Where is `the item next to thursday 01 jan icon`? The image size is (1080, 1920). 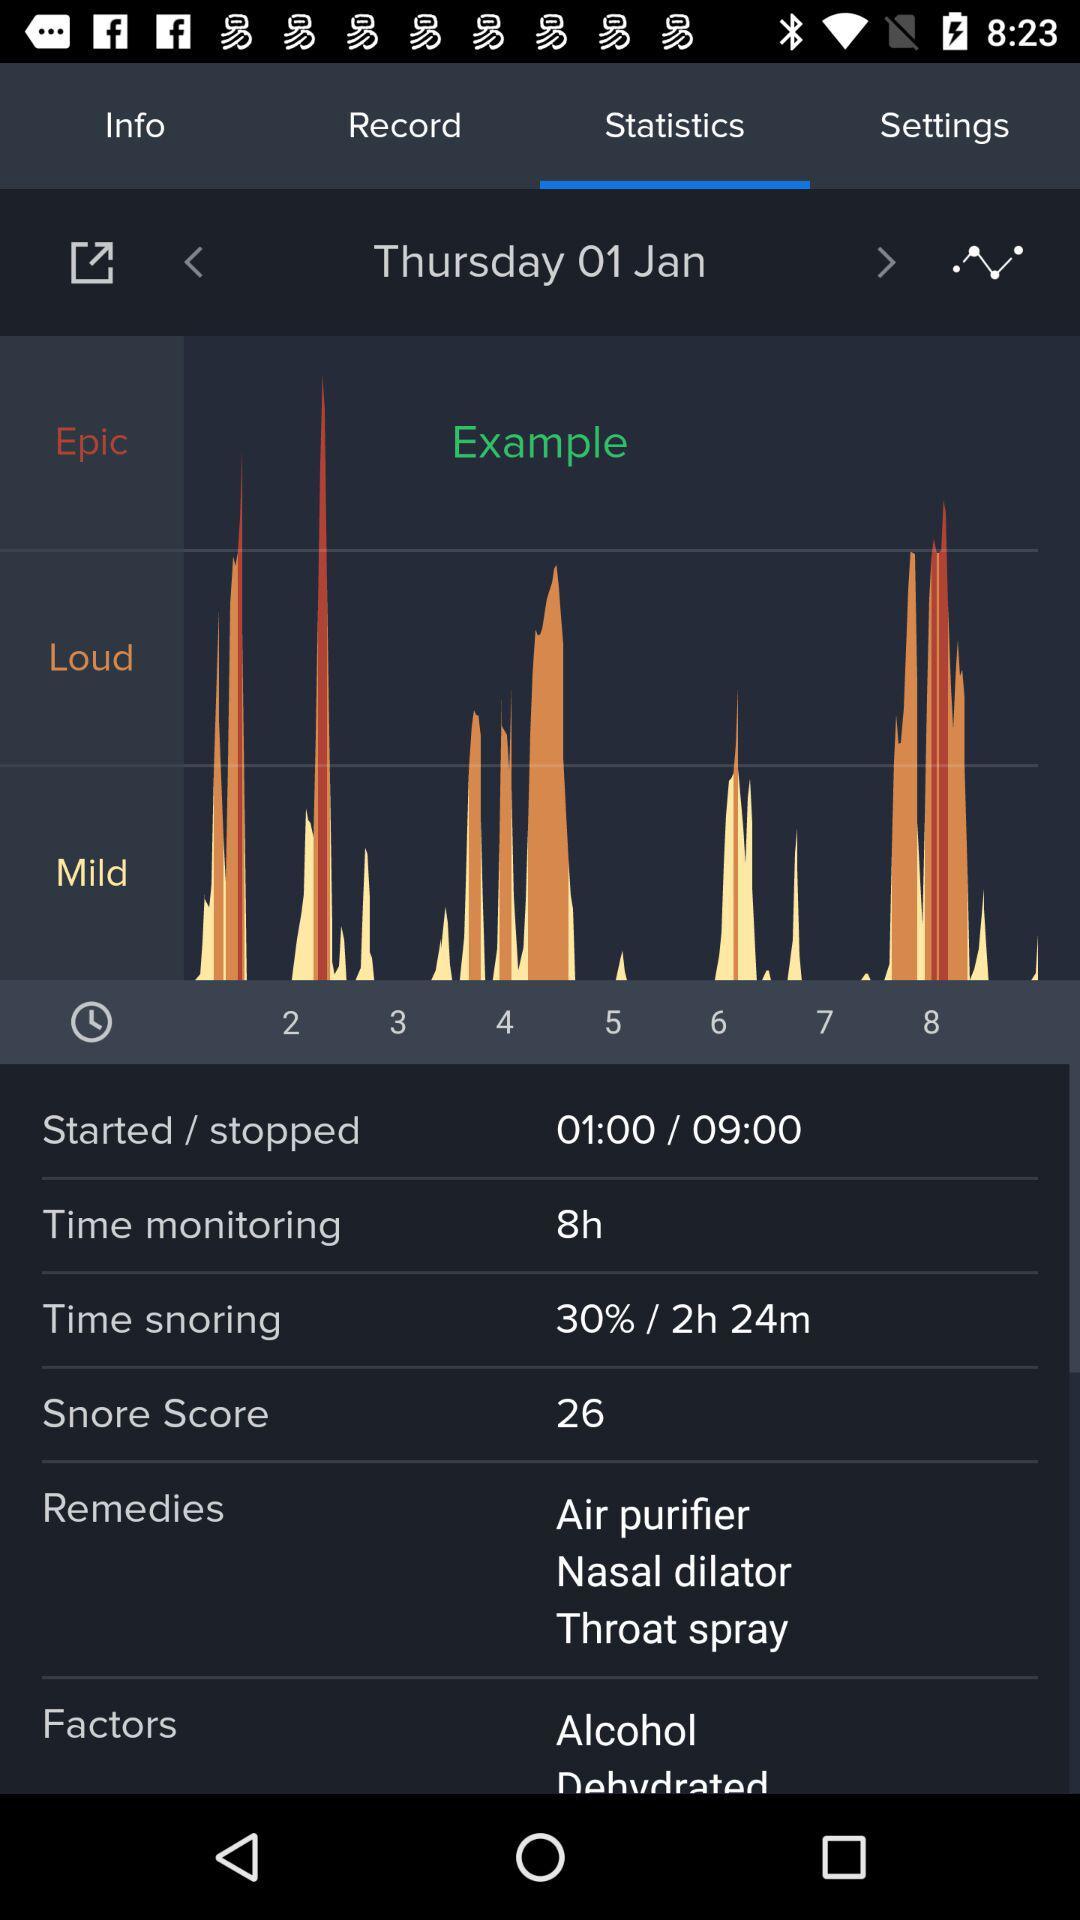
the item next to thursday 01 jan icon is located at coordinates (244, 261).